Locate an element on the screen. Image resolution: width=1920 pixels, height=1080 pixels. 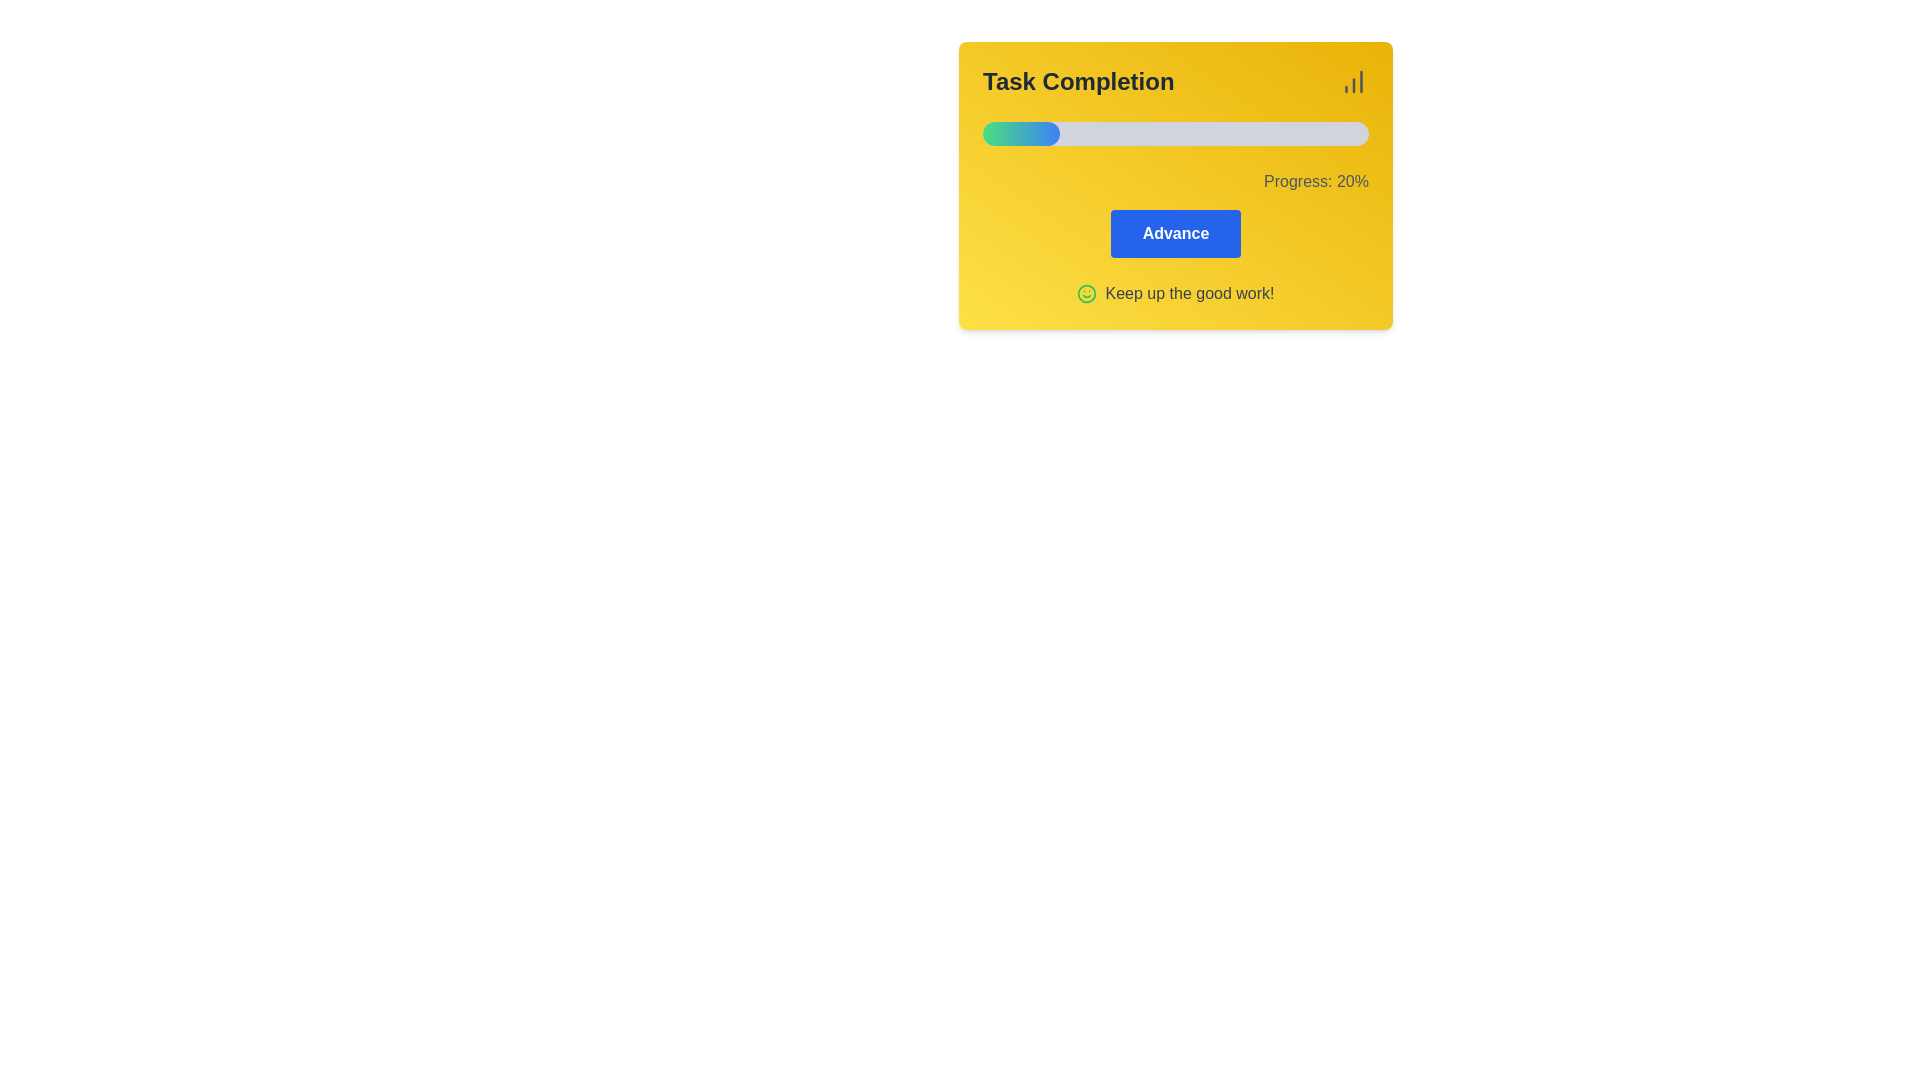
the circular smiley face icon with a green border, positioned to the left of the text 'Keep up the good work!' is located at coordinates (1086, 293).